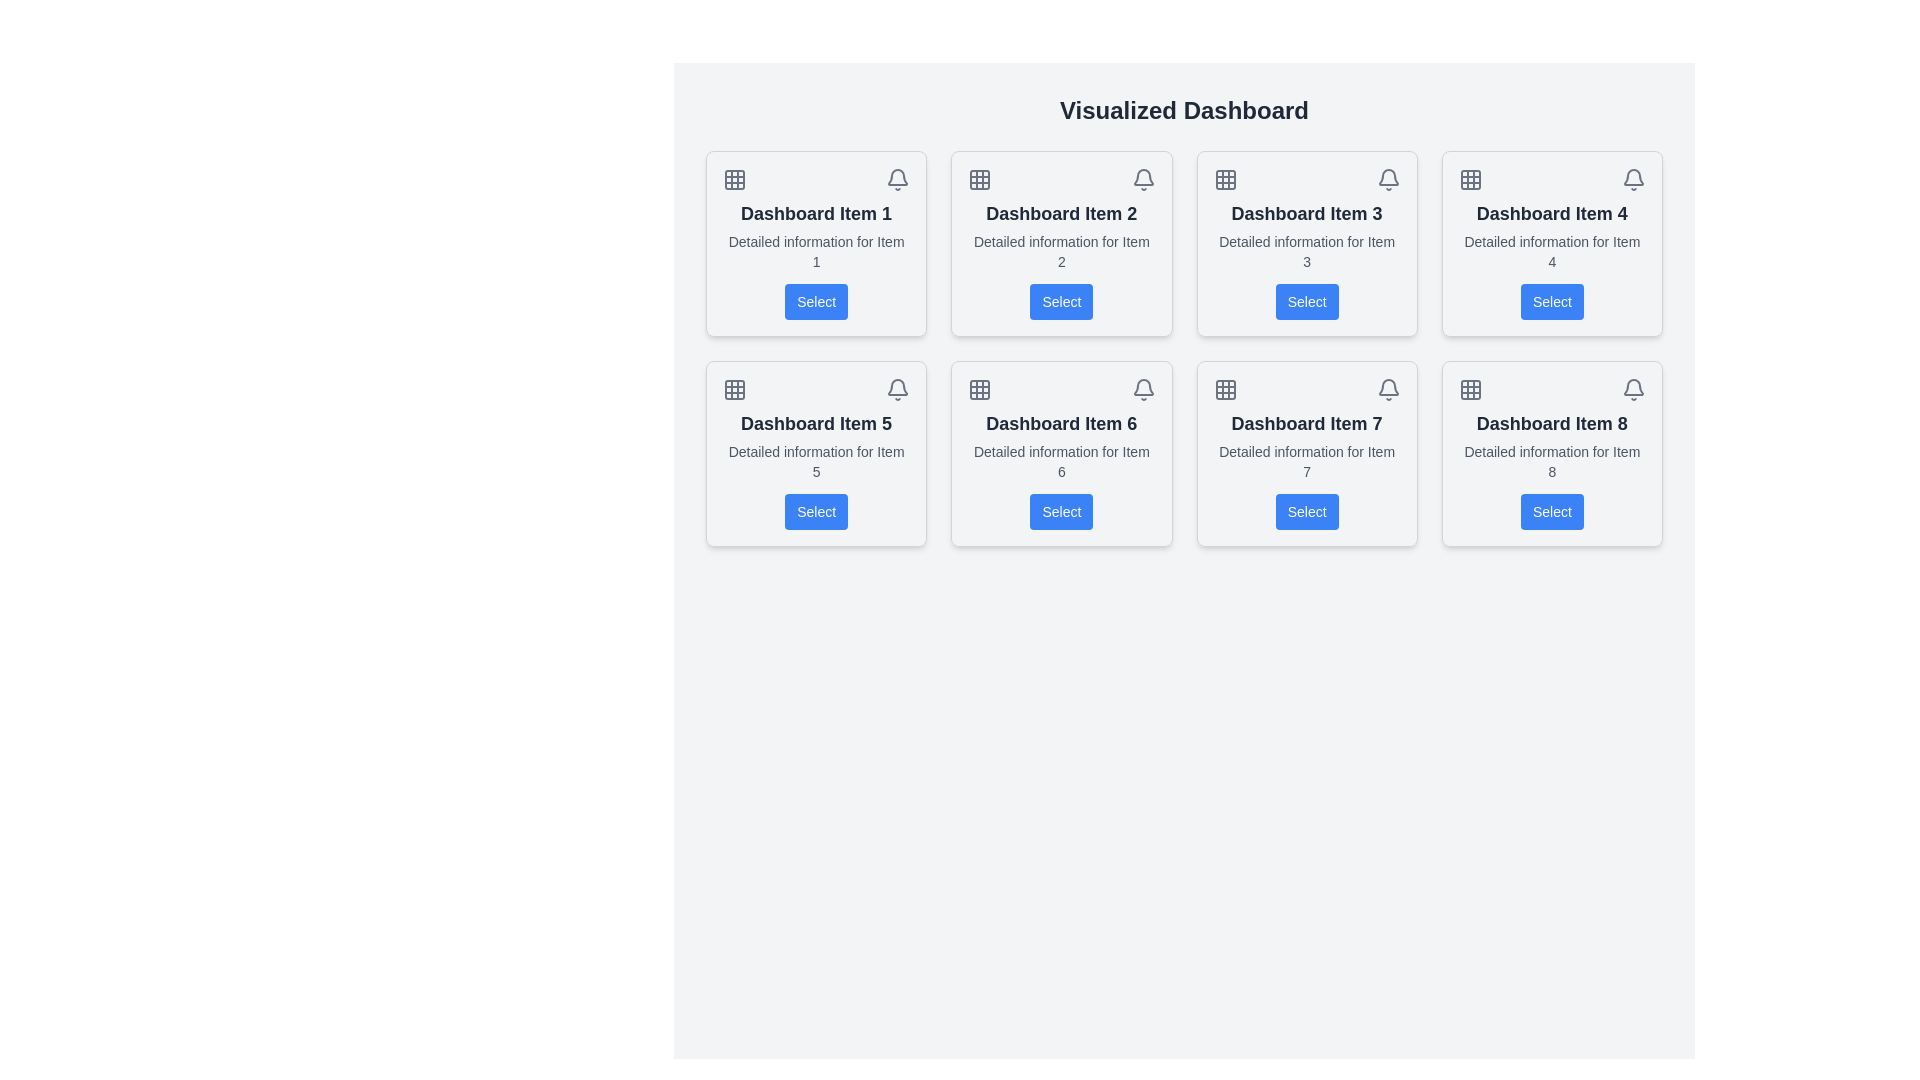  I want to click on the text label that displays the title of the second card in the grid layout, located in the top-center area of the card, so click(1060, 213).